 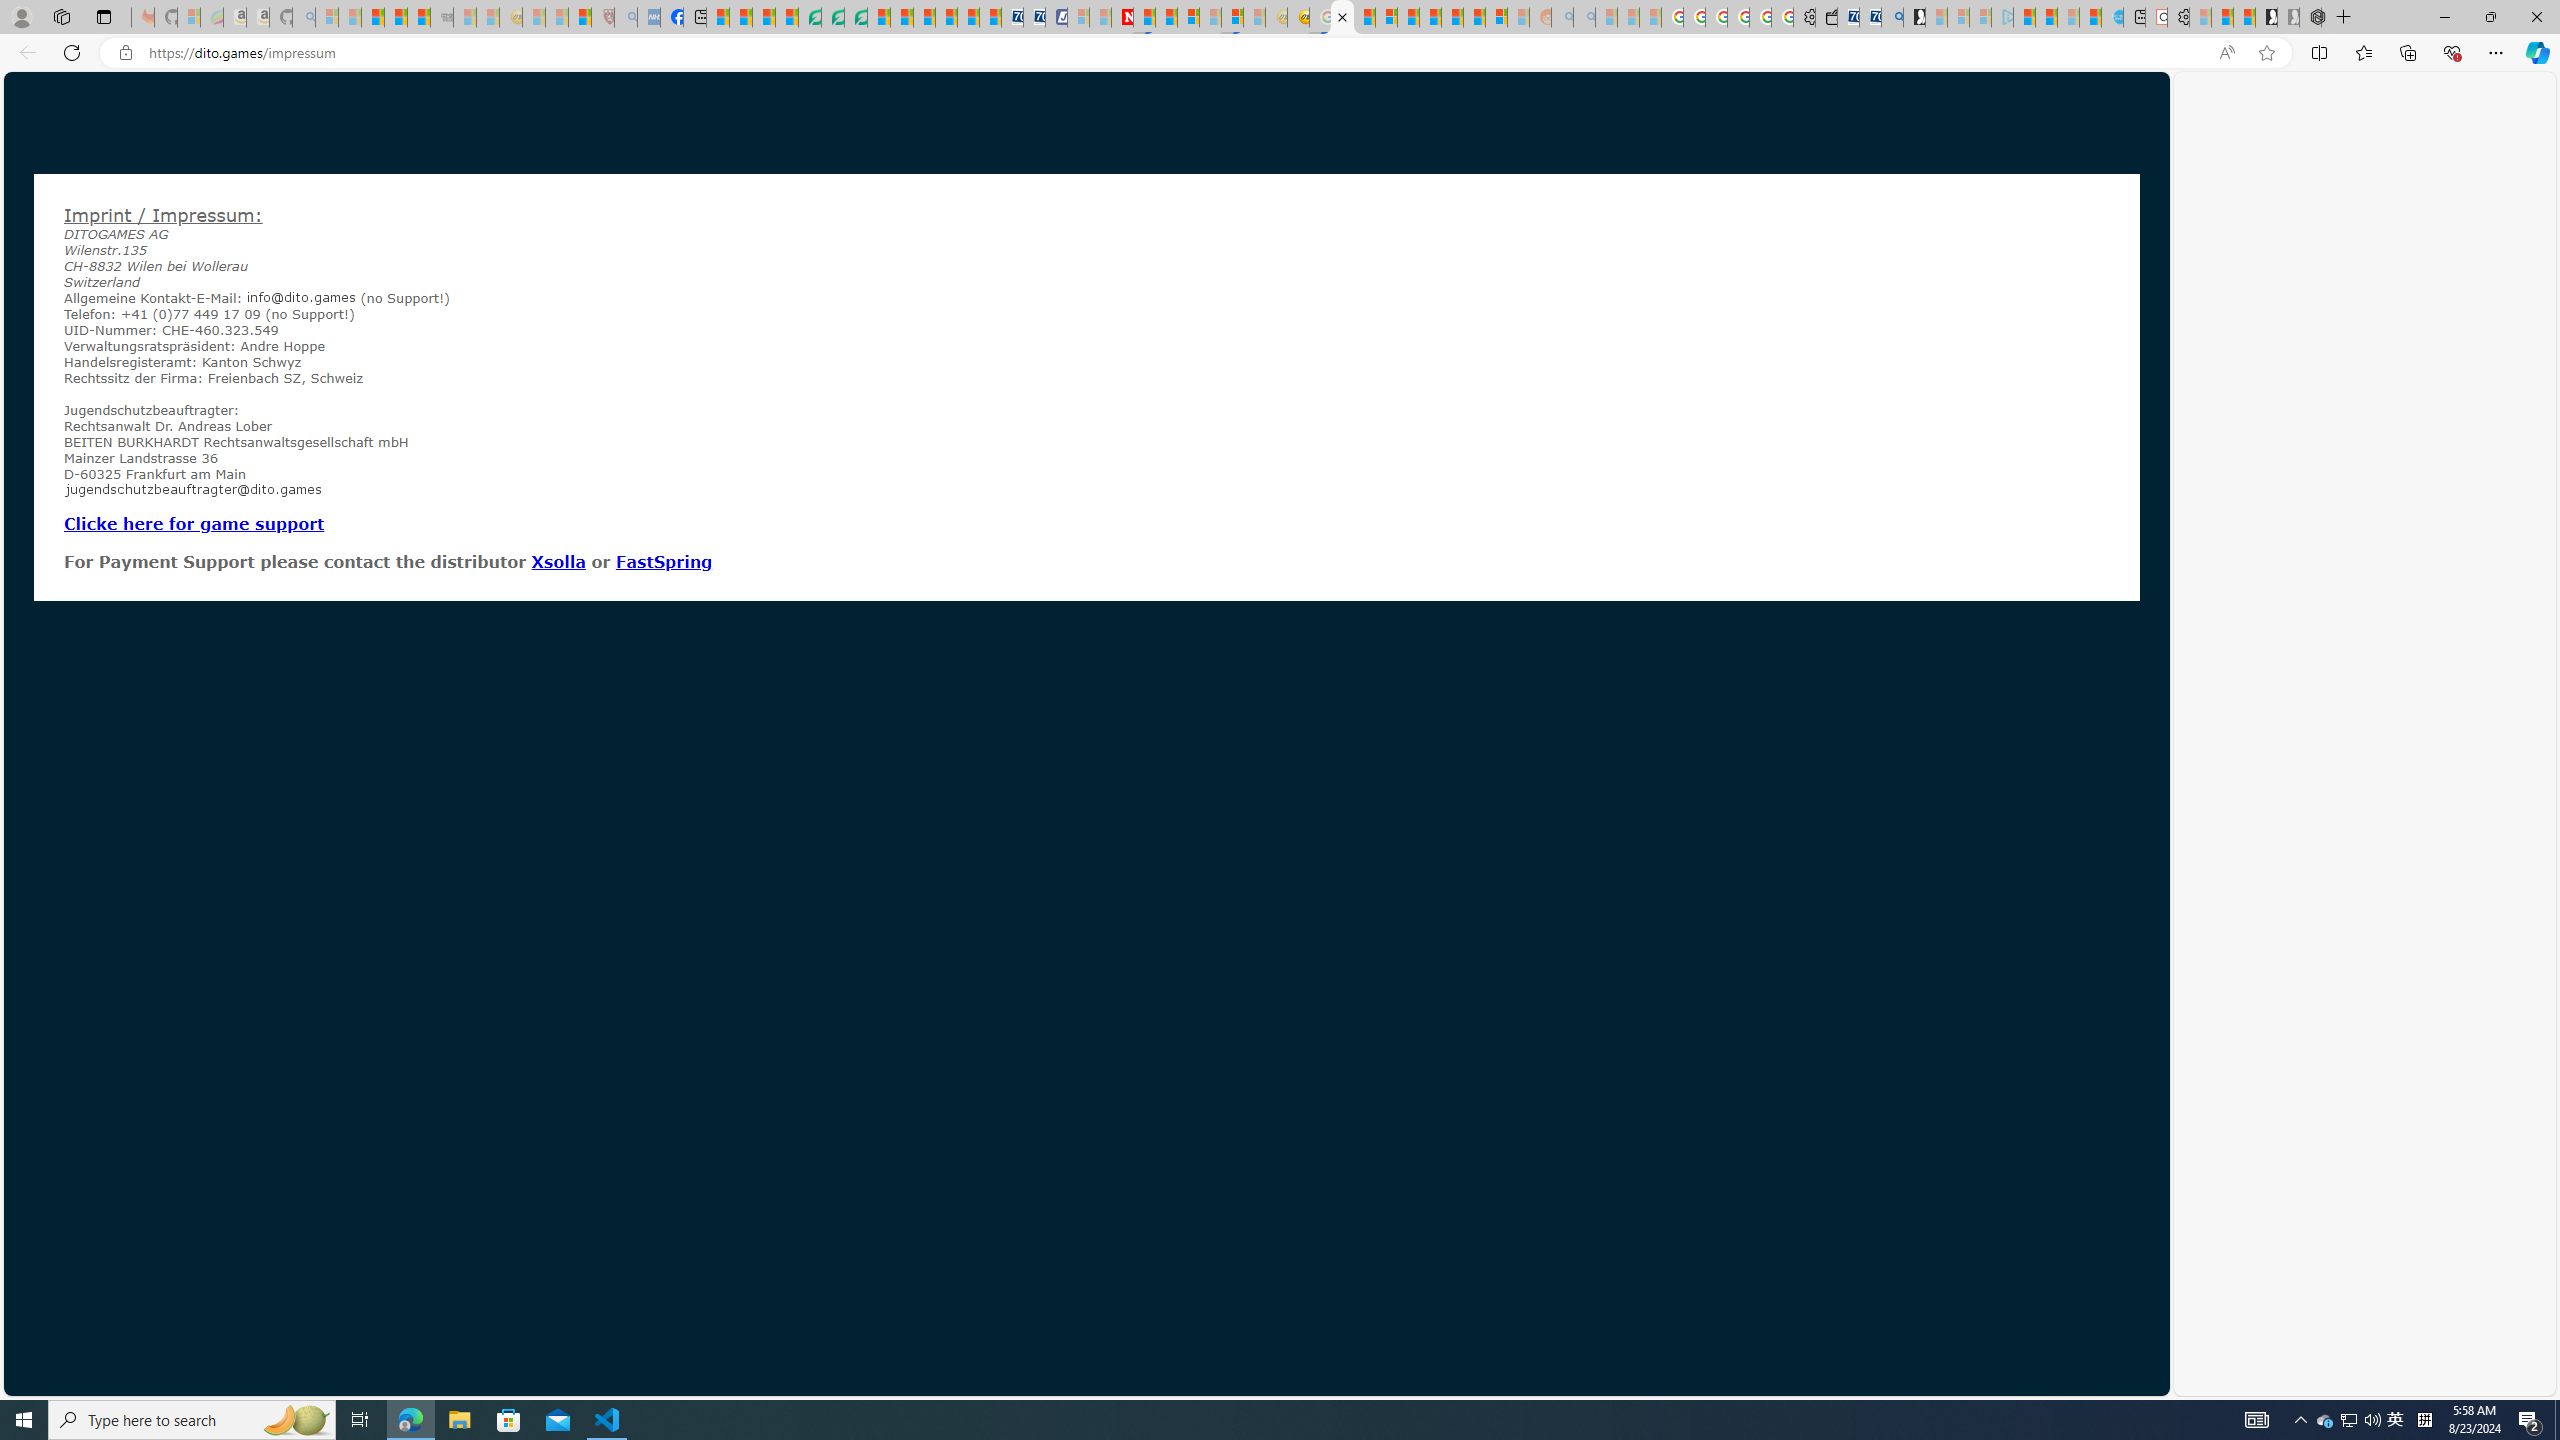 What do you see at coordinates (193, 522) in the screenshot?
I see `'Clicke here for game support'` at bounding box center [193, 522].